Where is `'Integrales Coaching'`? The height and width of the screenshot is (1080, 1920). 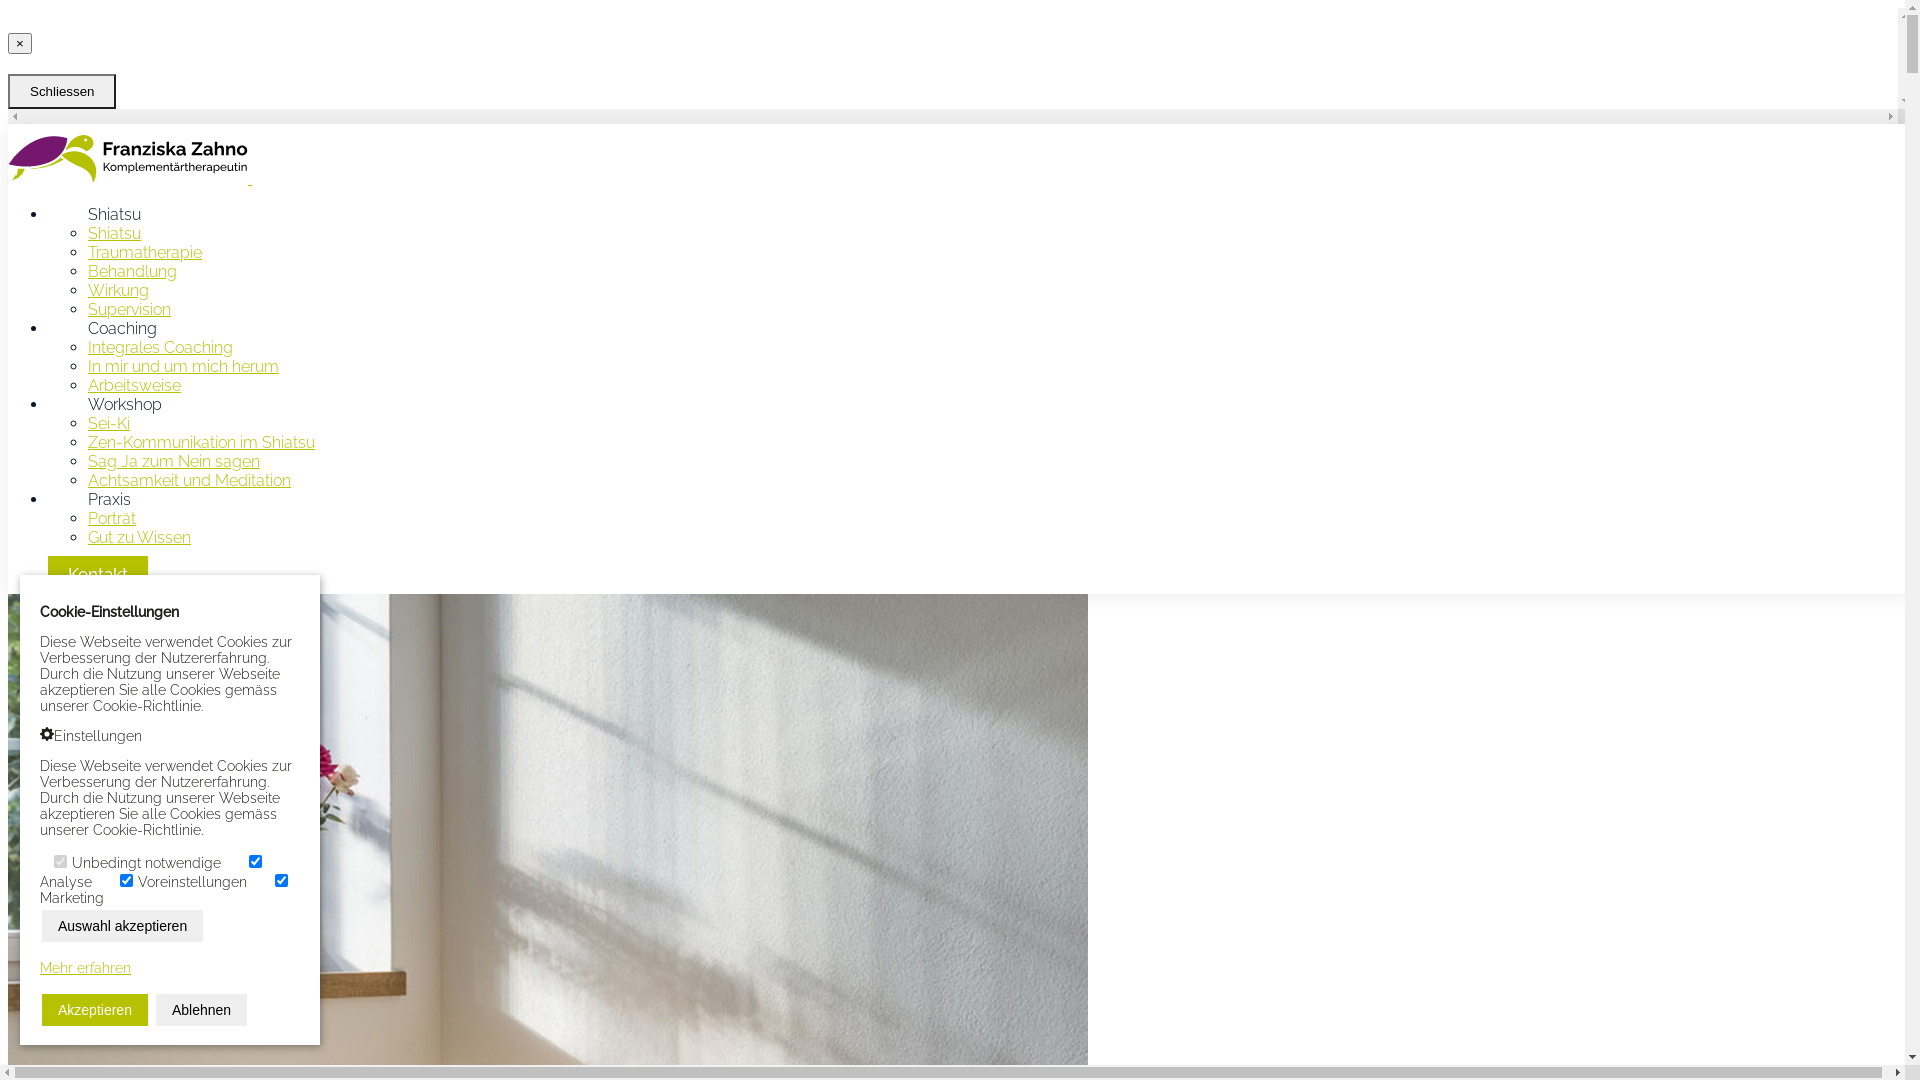 'Integrales Coaching' is located at coordinates (160, 346).